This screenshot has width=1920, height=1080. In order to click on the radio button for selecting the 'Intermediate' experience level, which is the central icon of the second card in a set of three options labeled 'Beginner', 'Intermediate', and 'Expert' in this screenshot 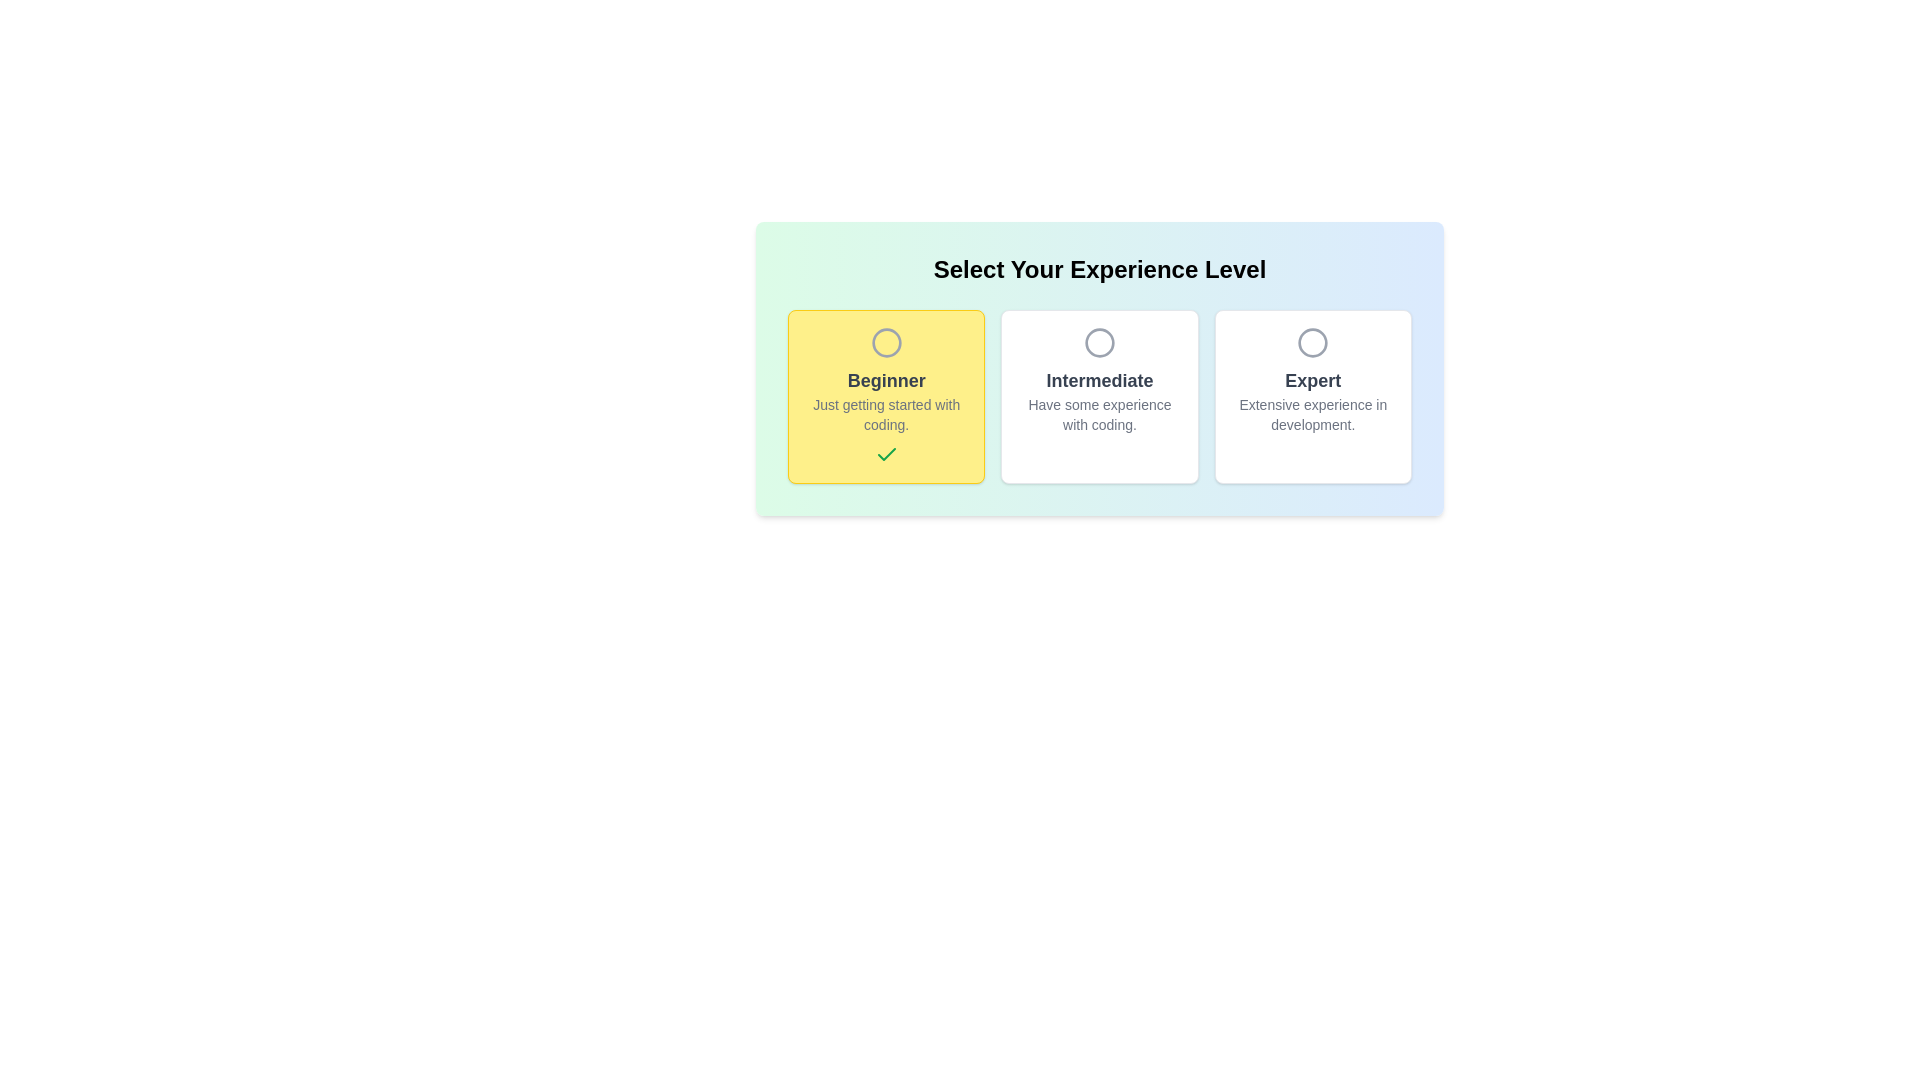, I will do `click(1098, 342)`.